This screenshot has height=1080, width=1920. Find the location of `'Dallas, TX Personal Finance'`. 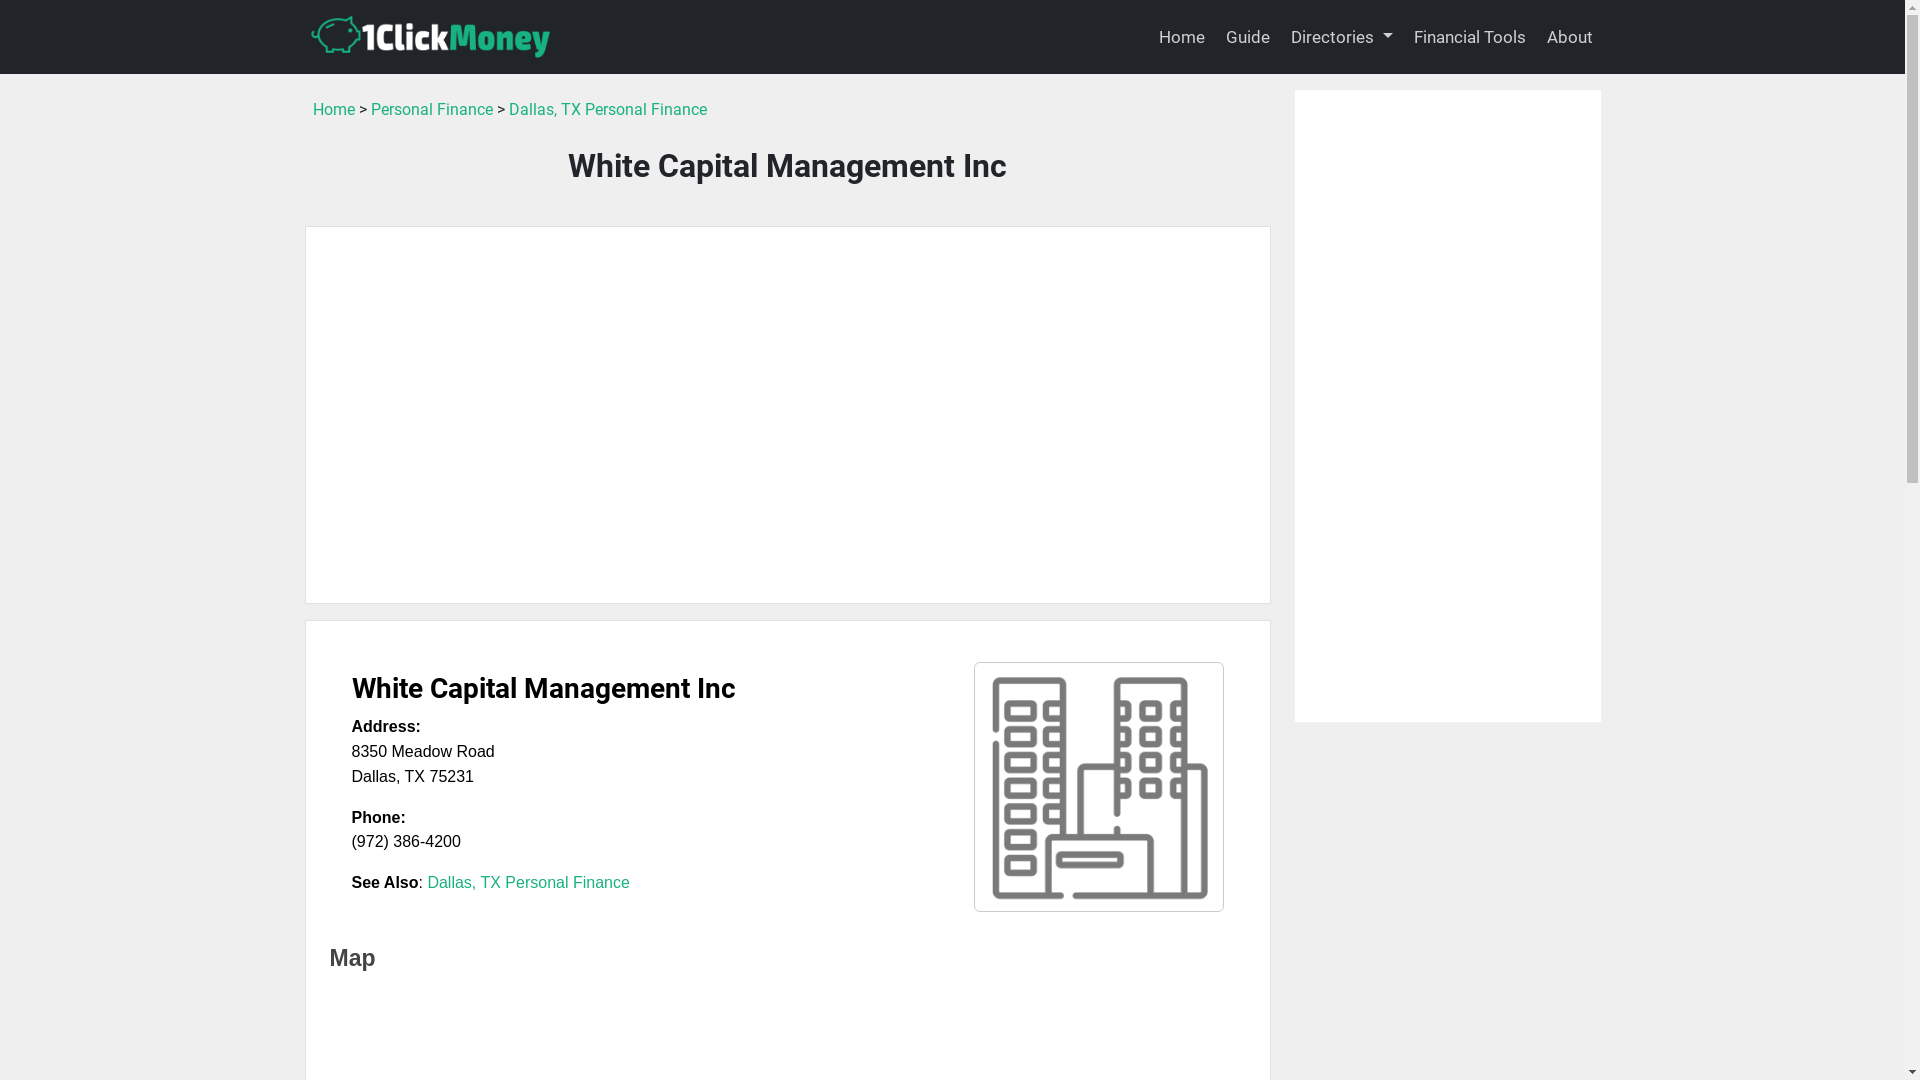

'Dallas, TX Personal Finance' is located at coordinates (528, 881).